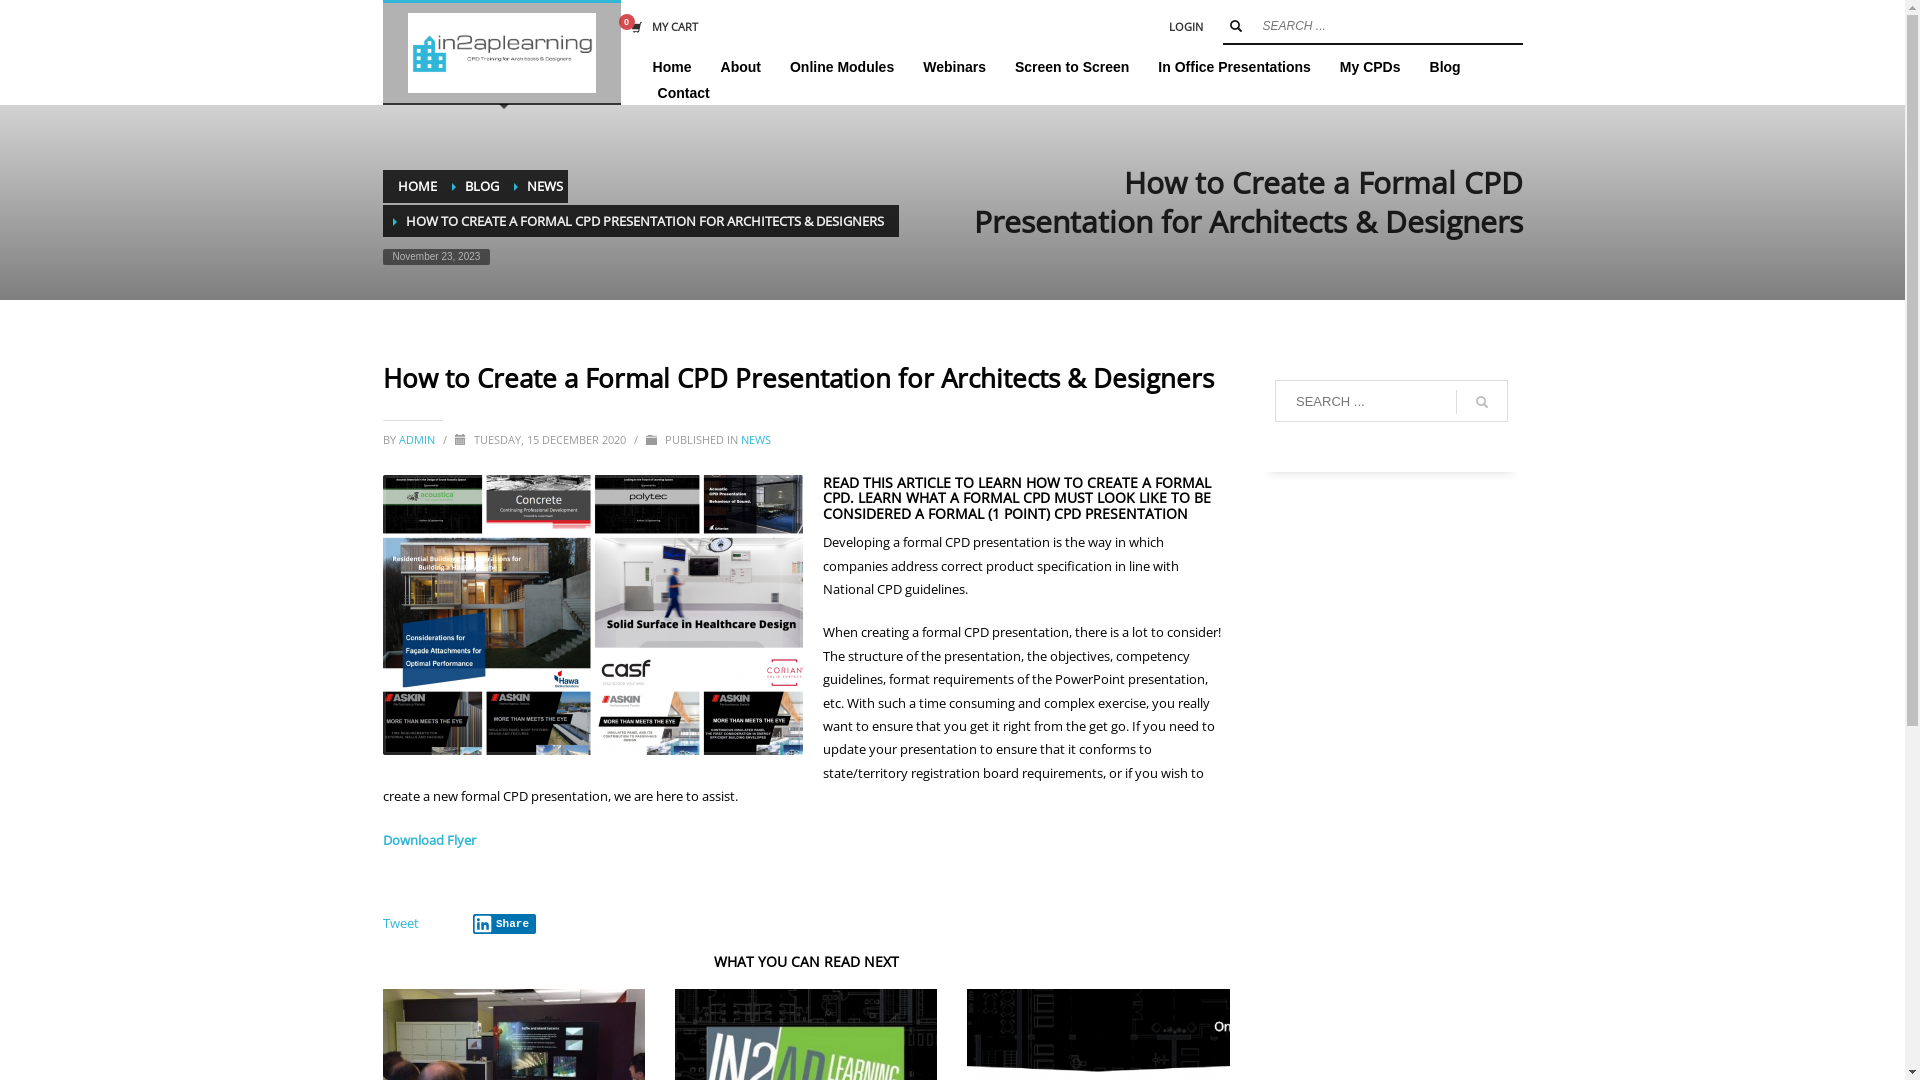 This screenshot has height=1080, width=1920. Describe the element at coordinates (739, 65) in the screenshot. I see `'About'` at that location.